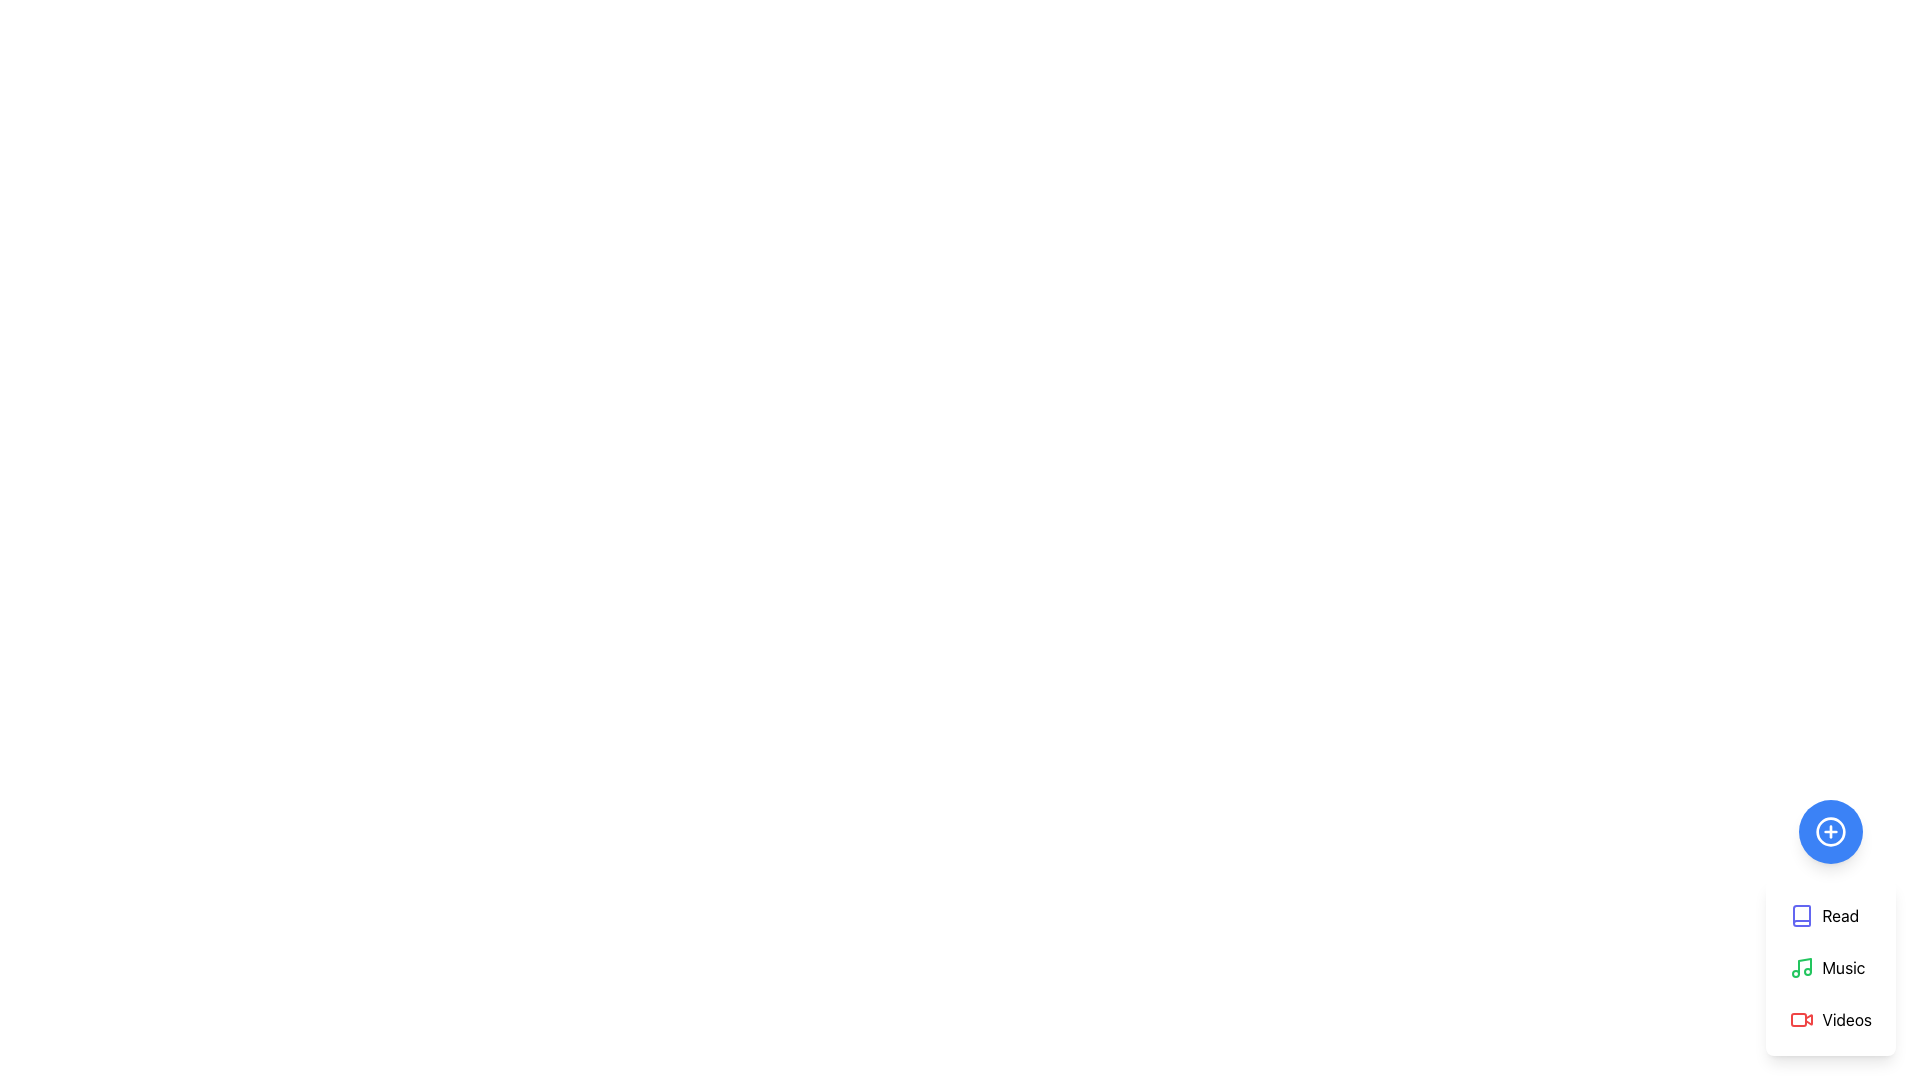 Image resolution: width=1920 pixels, height=1080 pixels. Describe the element at coordinates (1831, 832) in the screenshot. I see `the circular visual element located in the bottom right corner of the interface, which serves as part of a floating button with additional options` at that location.